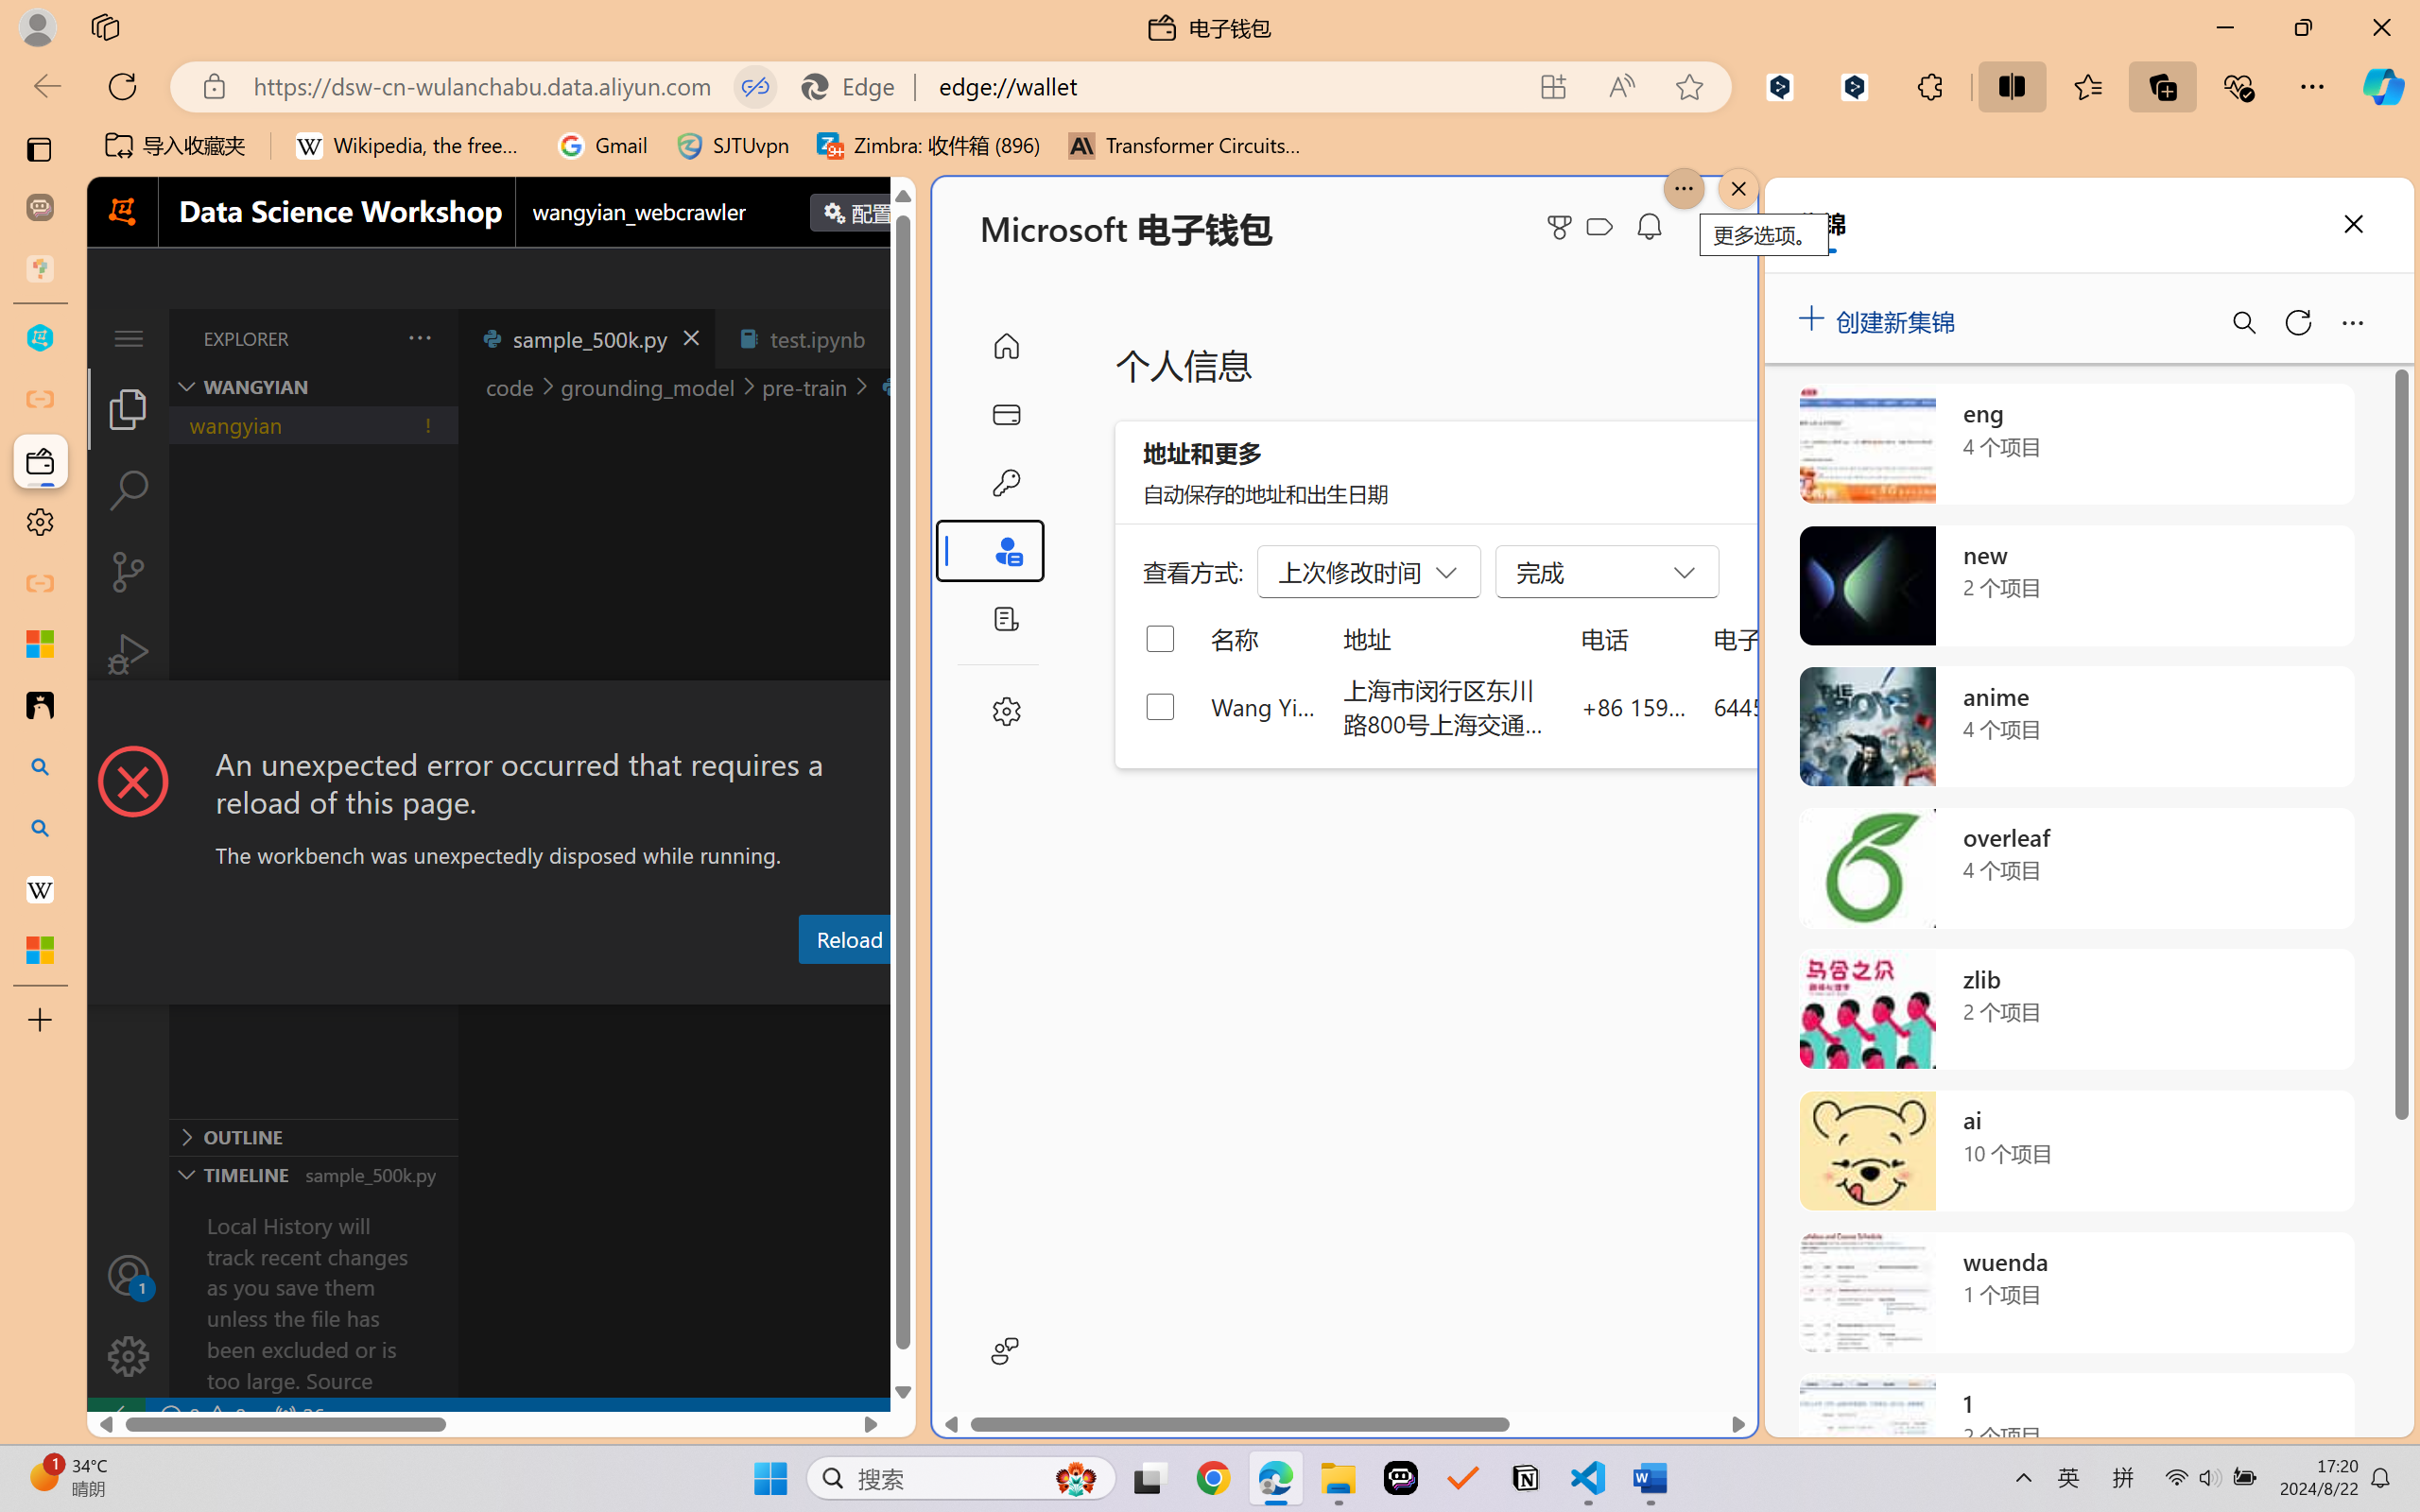 The height and width of the screenshot is (1512, 2420). I want to click on 'remote', so click(114, 1415).